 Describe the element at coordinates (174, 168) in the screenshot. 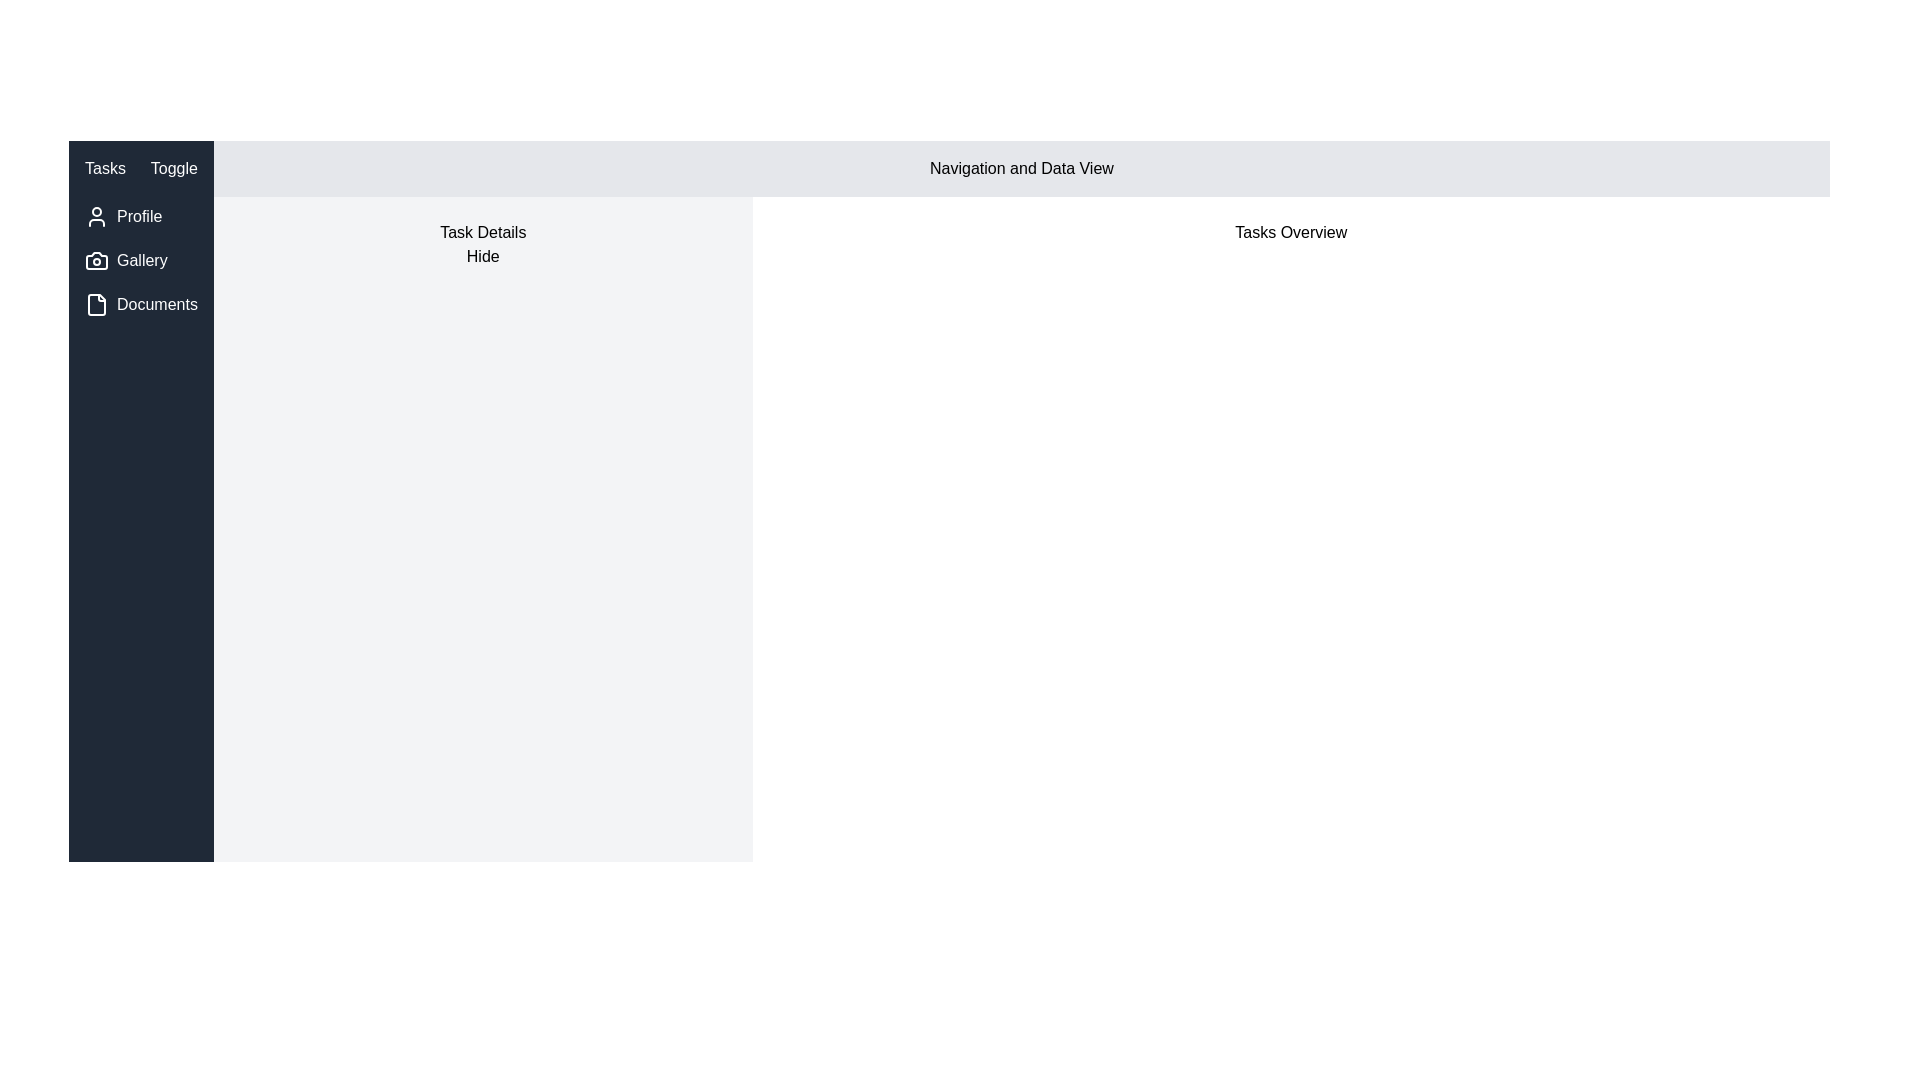

I see `the 'Toggle' text label in the left sidebar to interact with it` at that location.